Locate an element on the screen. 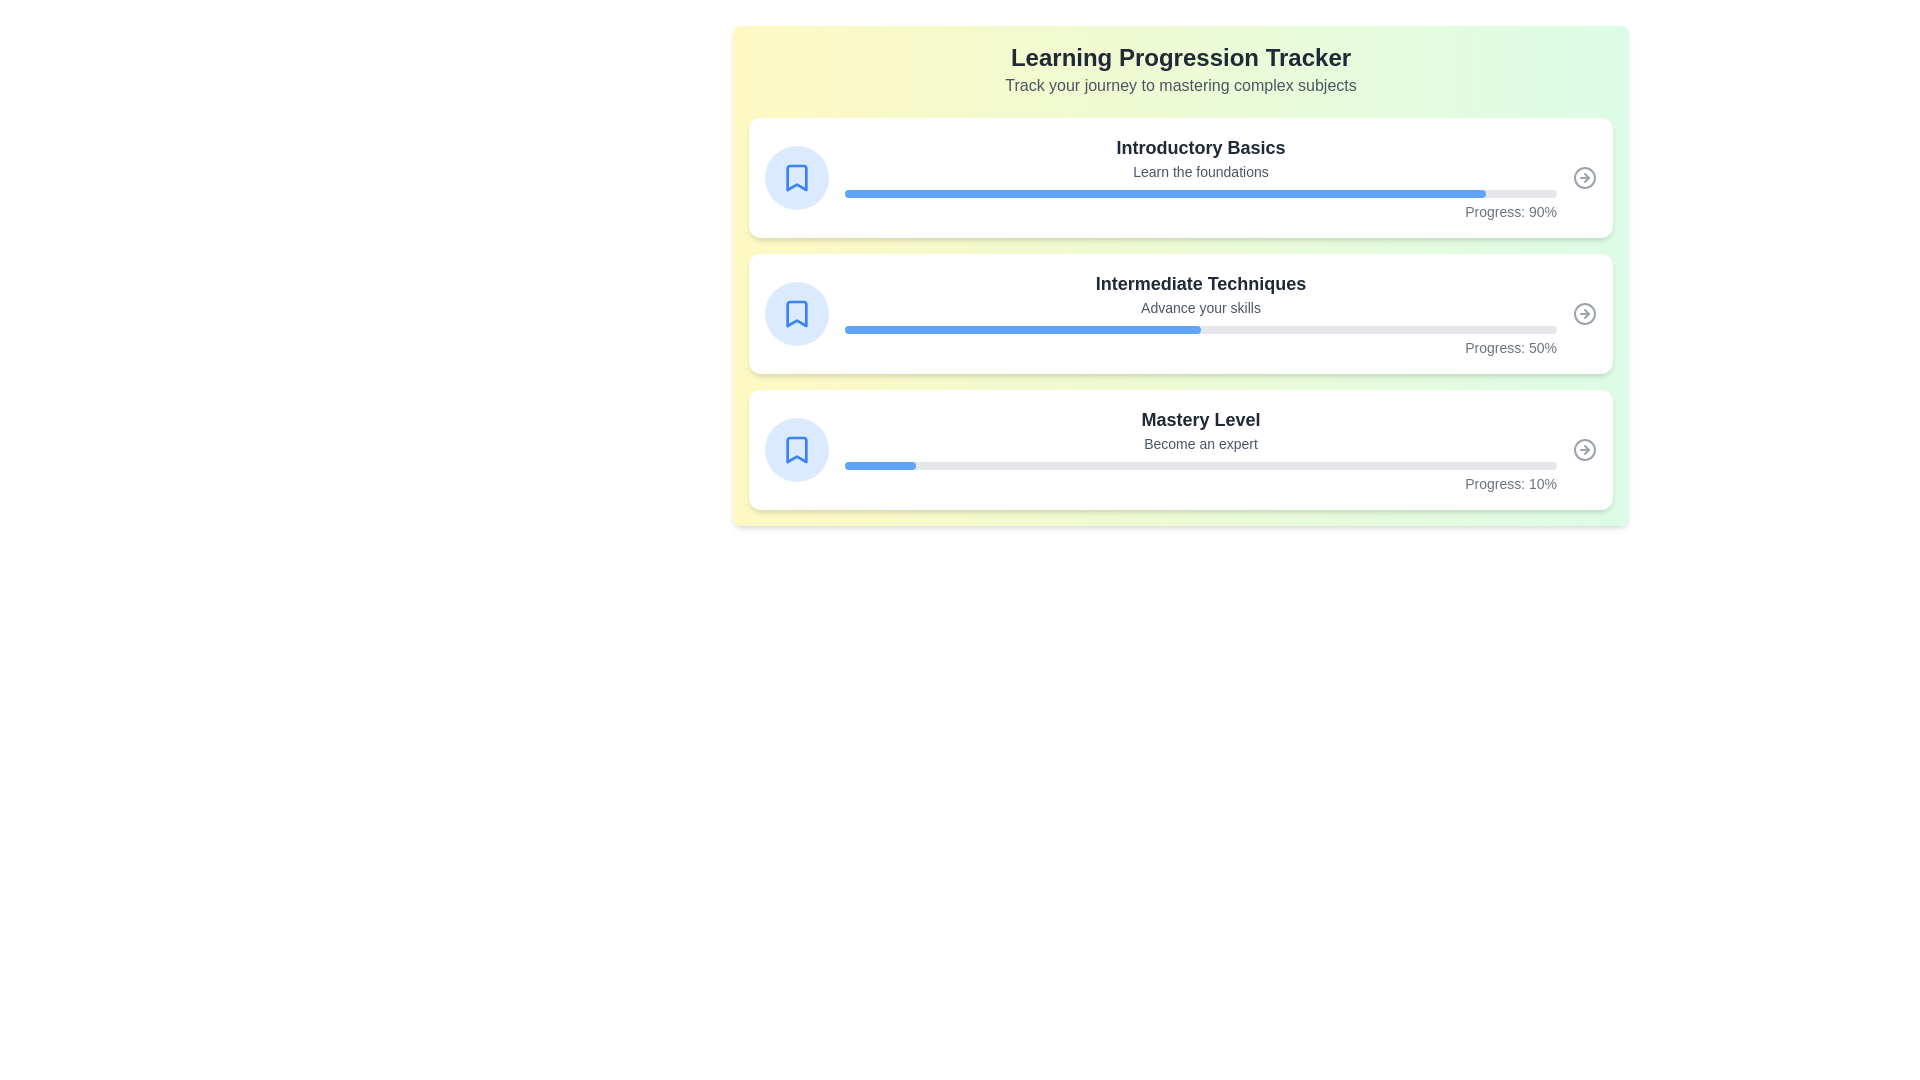  the blue progress indicator, which is a small, horizontally elongated rectangle with rounded edges located at the far left of the light gray progress bar below the 'Mastery Level' section is located at coordinates (880, 466).